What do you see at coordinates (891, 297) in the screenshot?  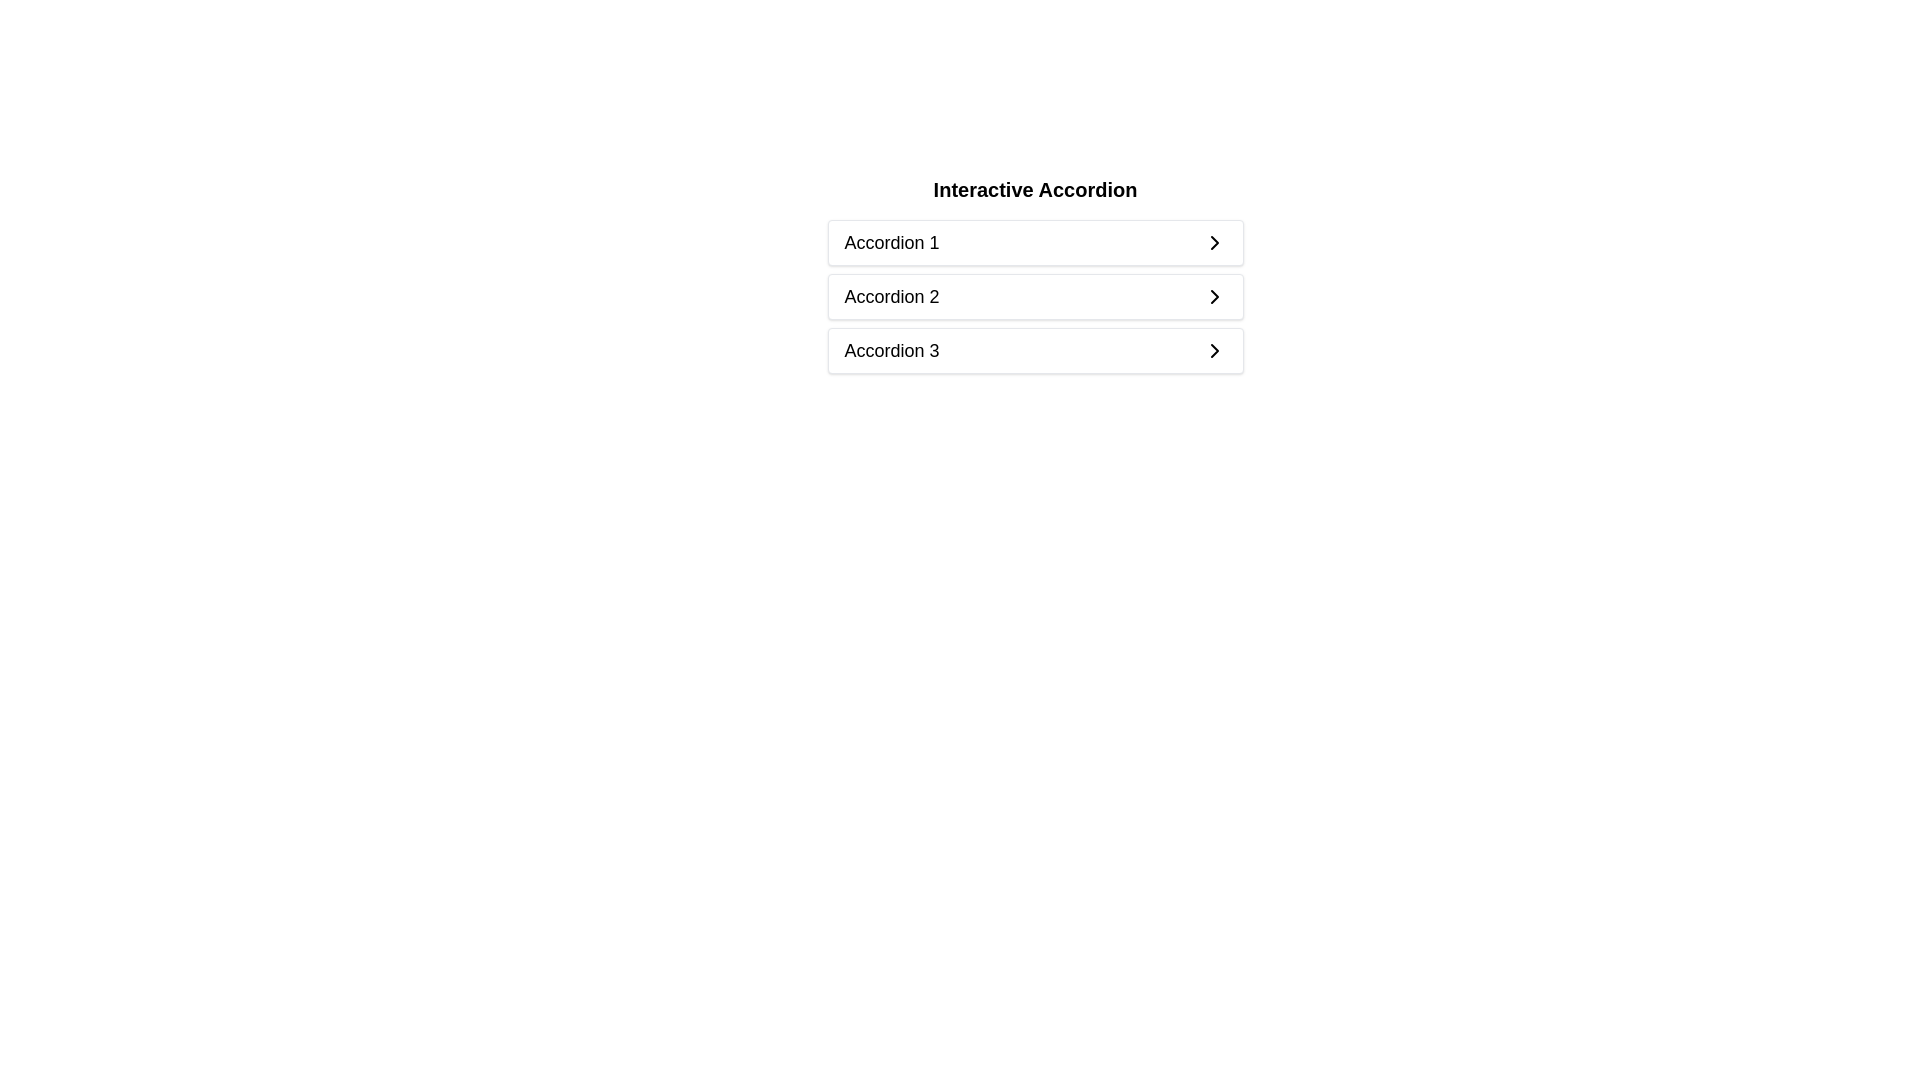 I see `the text label displaying 'Accordion 2', which is bold and left-aligned within the second interactive accordion option` at bounding box center [891, 297].